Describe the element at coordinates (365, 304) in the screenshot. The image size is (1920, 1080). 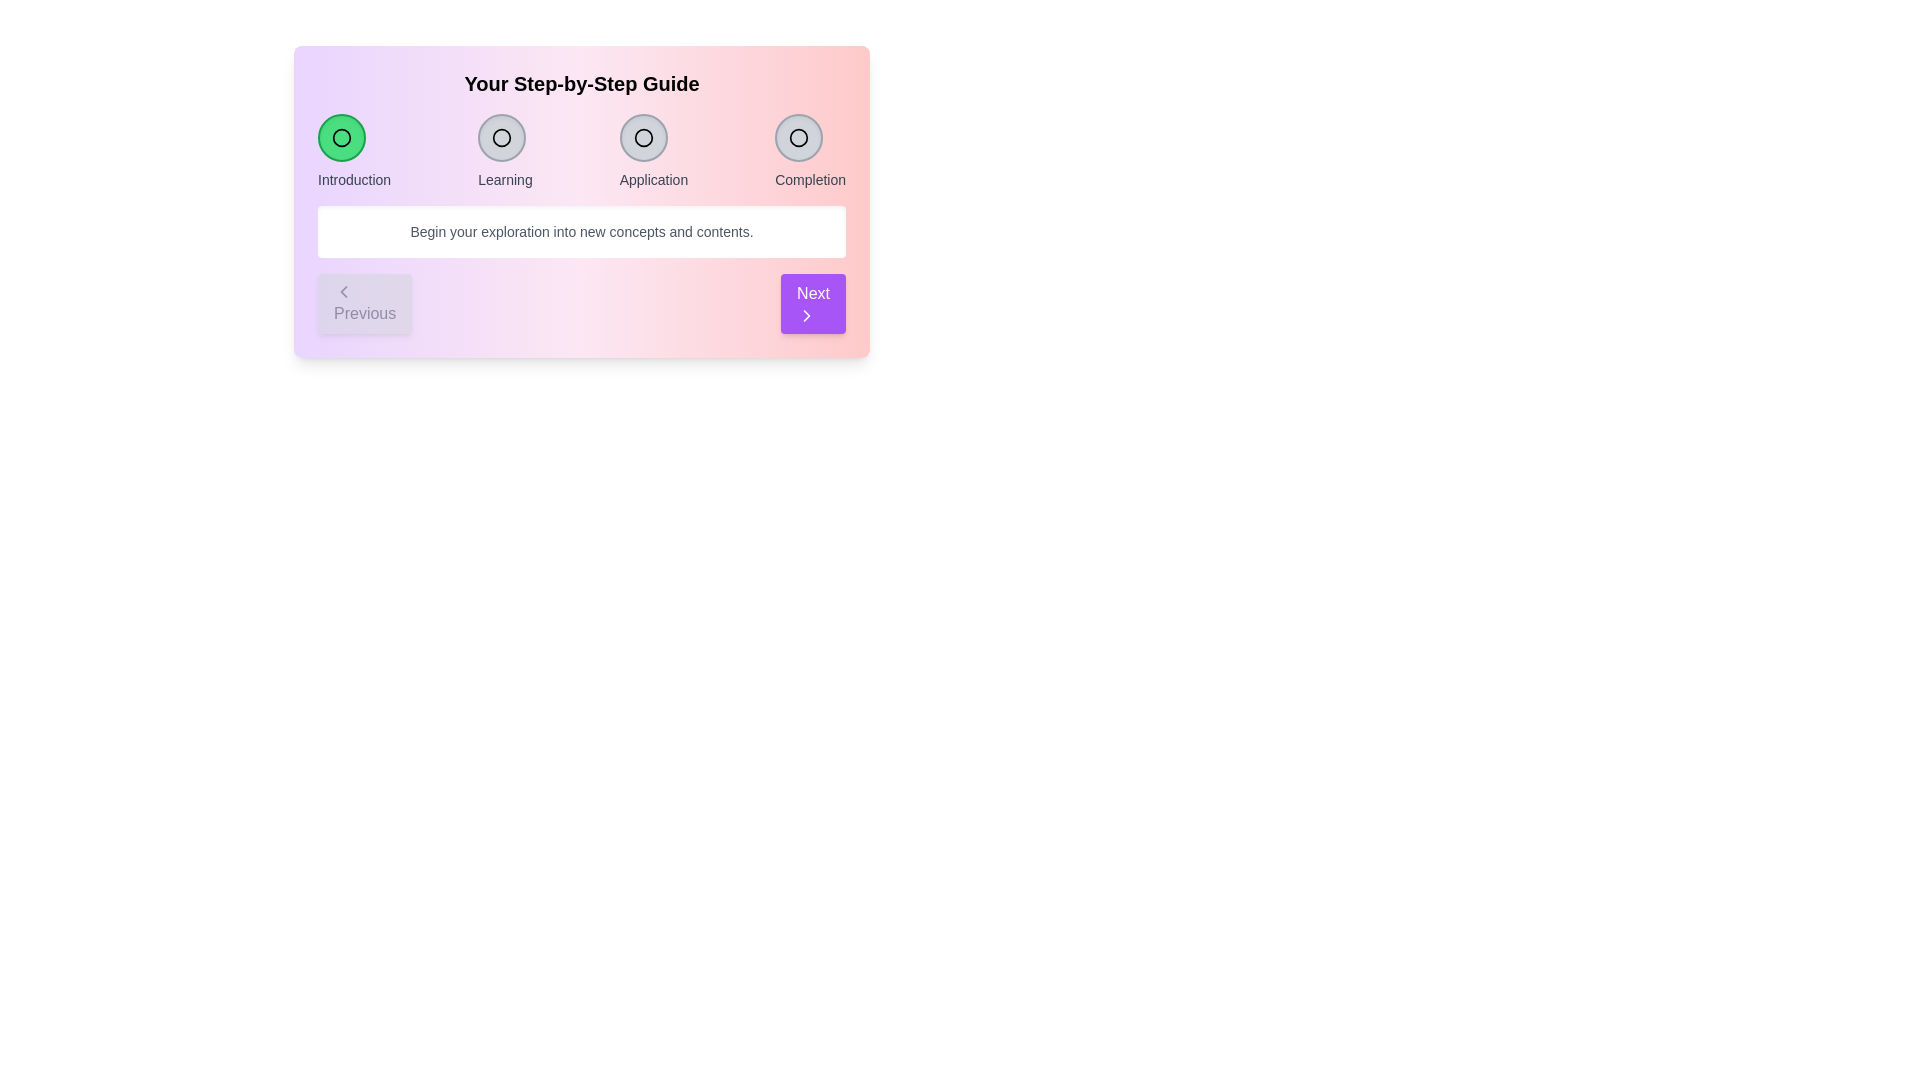
I see `the 'Previous' button located on the left side of the navigation control group at the bottom of the interface` at that location.